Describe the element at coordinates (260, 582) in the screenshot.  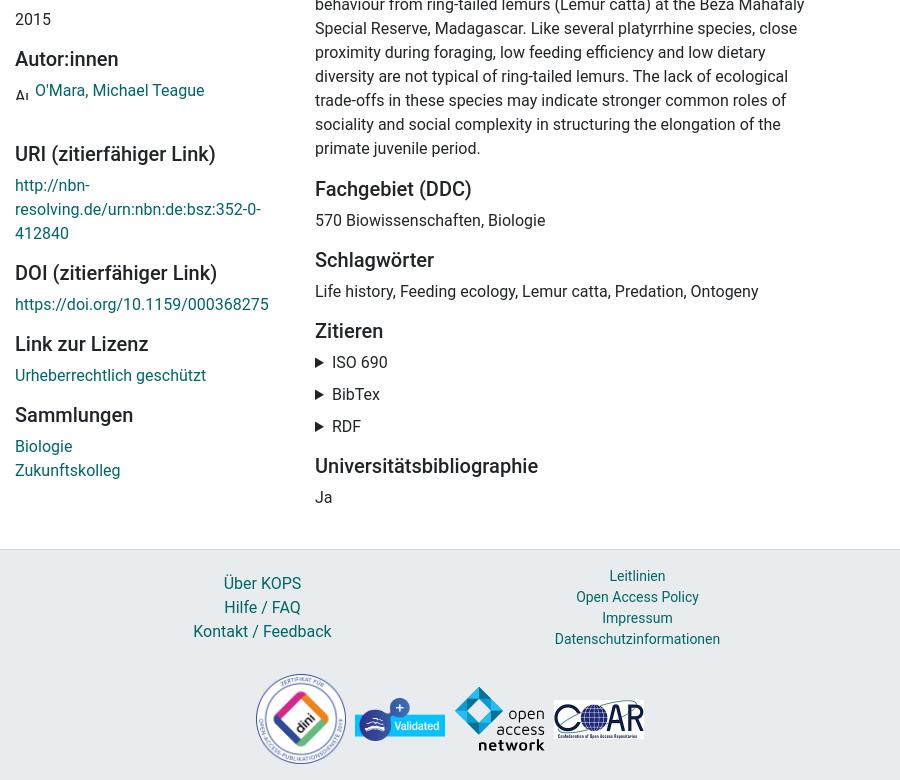
I see `'Über KOPS'` at that location.